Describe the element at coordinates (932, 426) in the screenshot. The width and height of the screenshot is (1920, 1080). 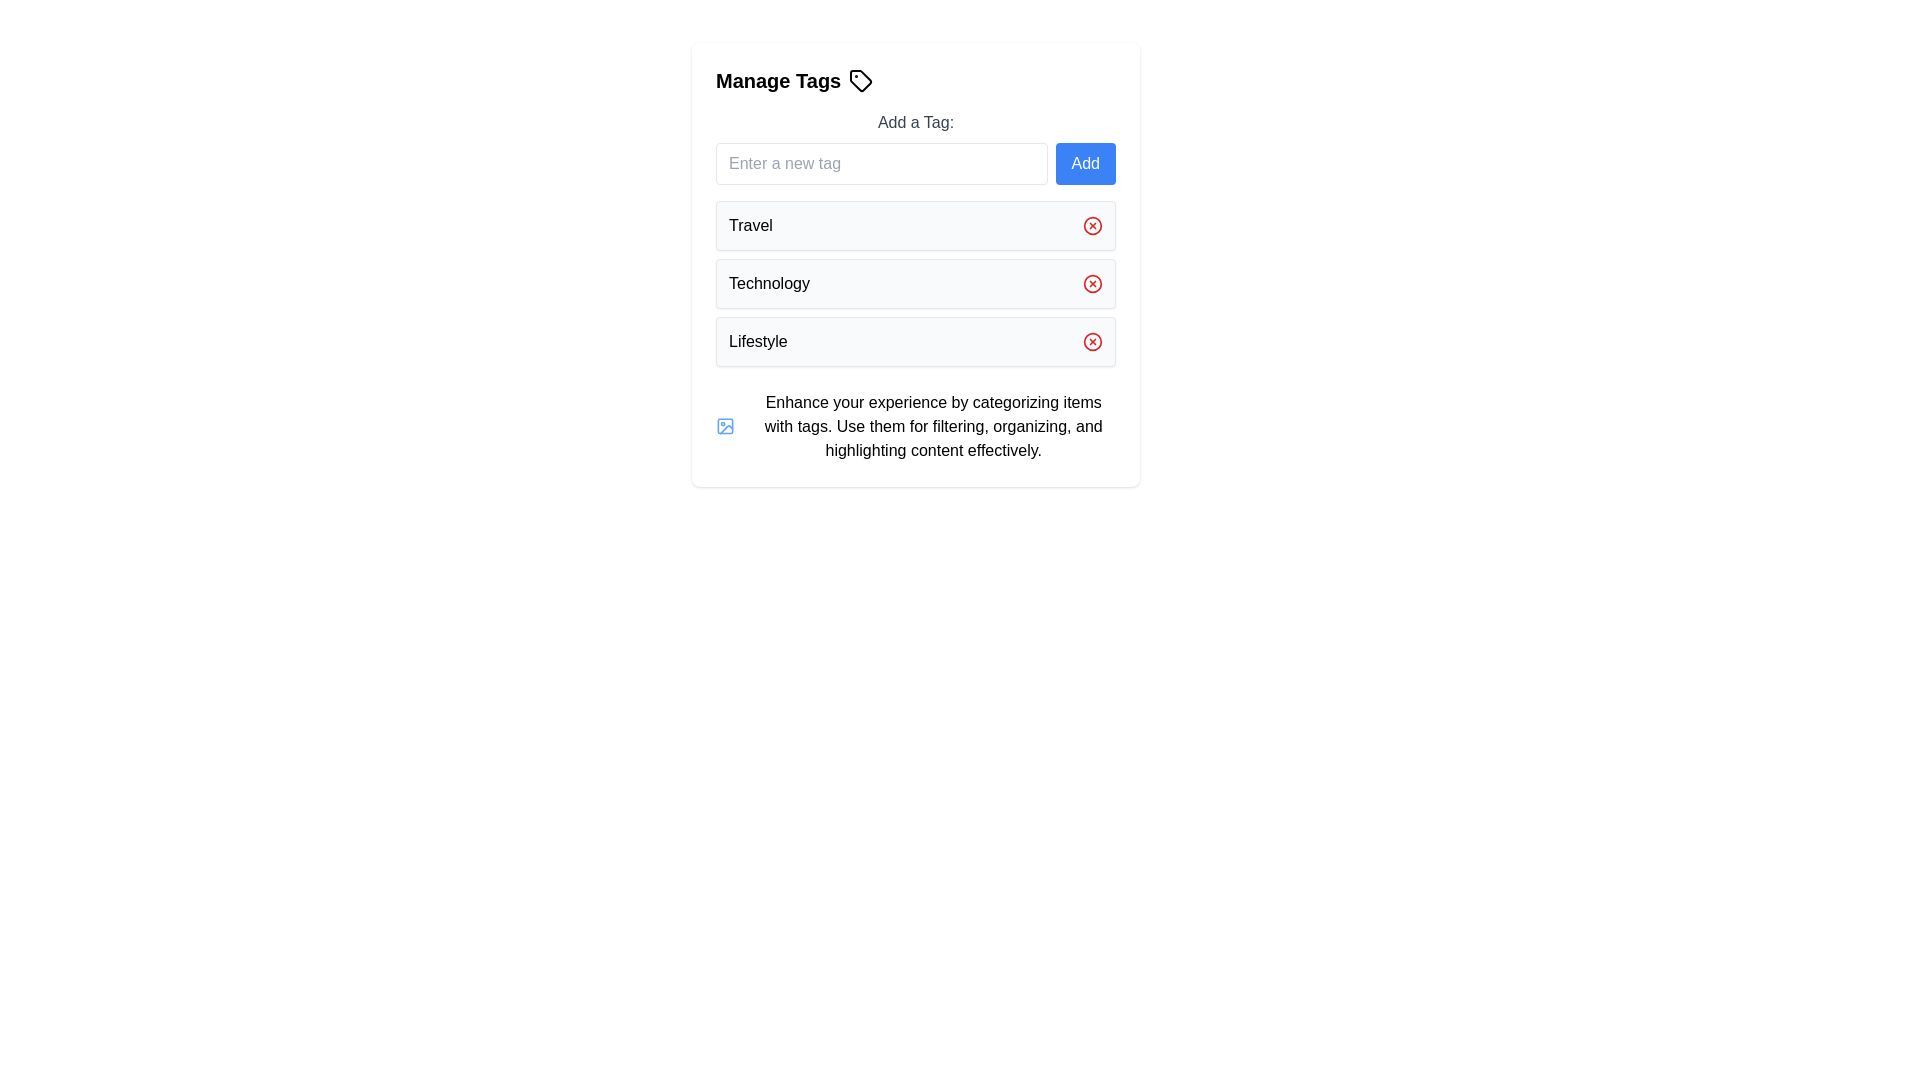
I see `the static text element that provides guidance on the importance of categorizing items using tags, located at the bottom of the 'Manage Tags' section` at that location.